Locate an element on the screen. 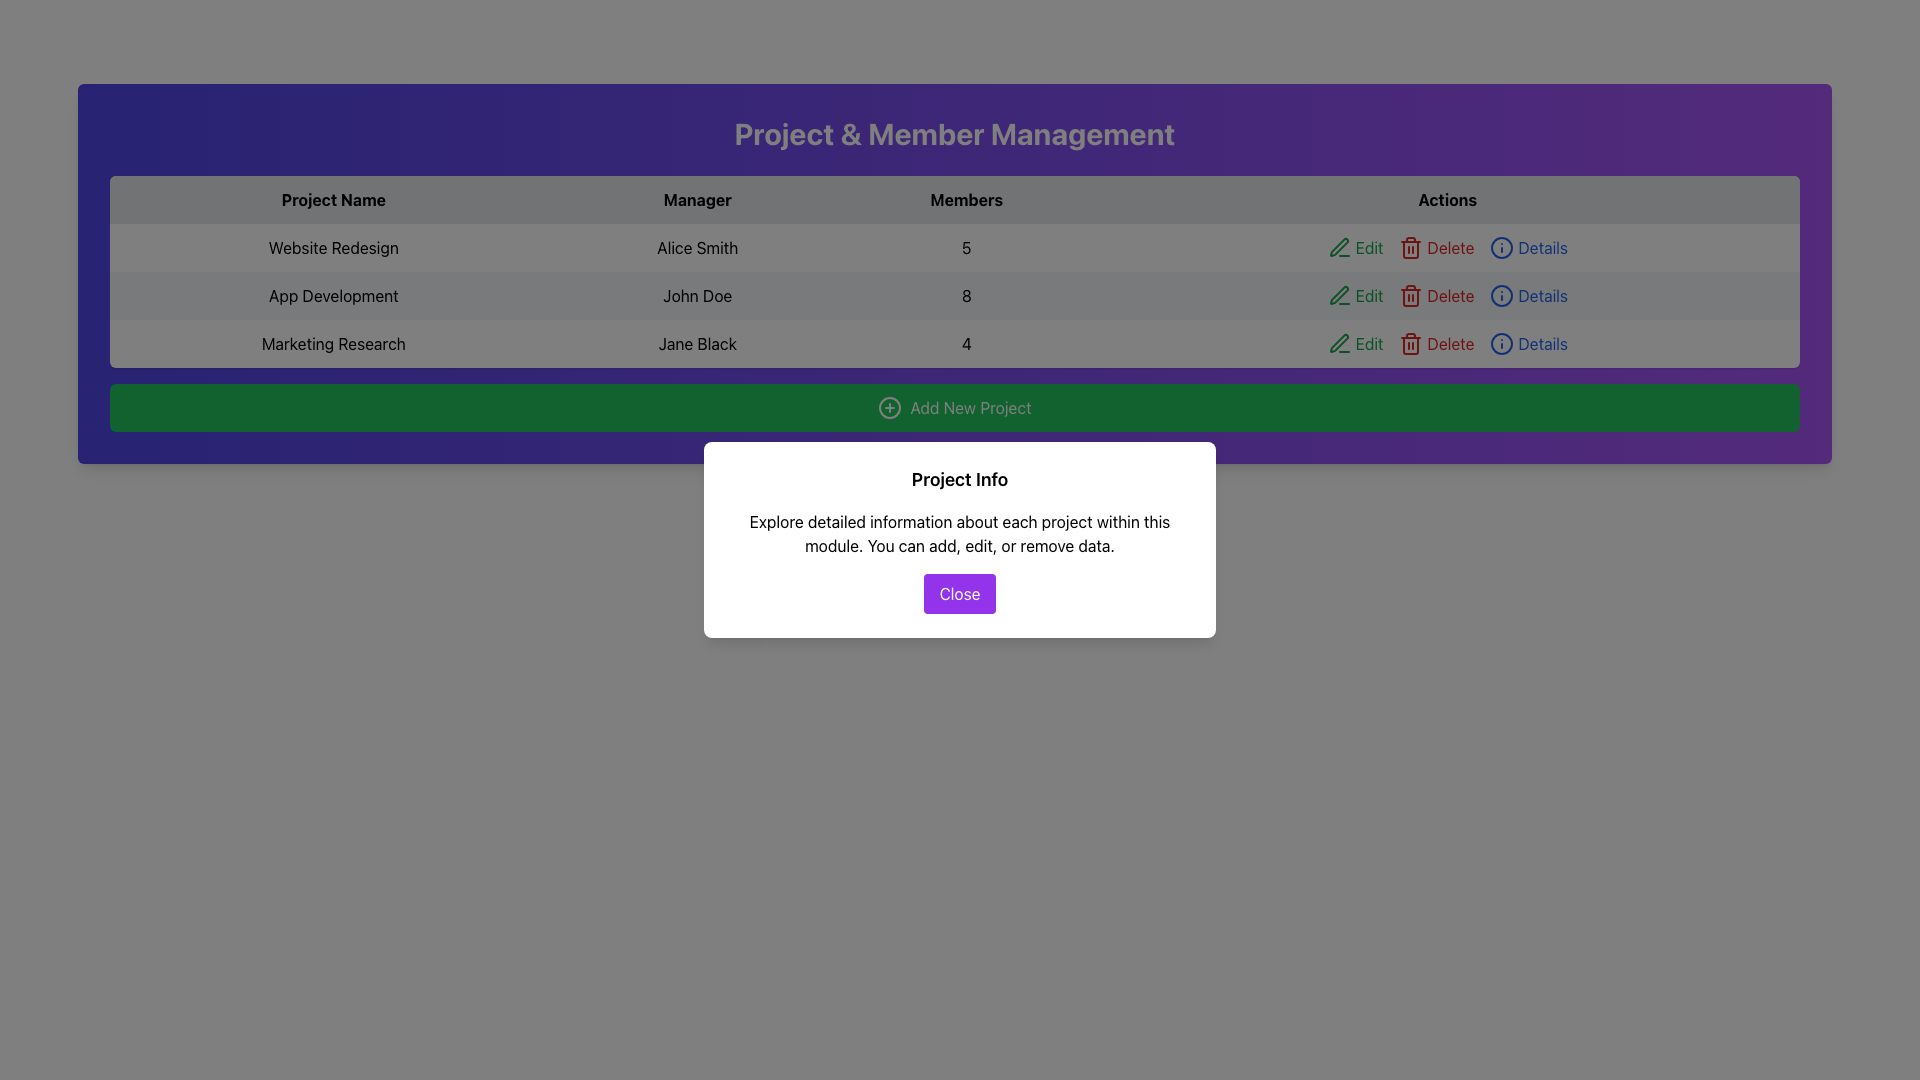 The width and height of the screenshot is (1920, 1080). the interactive text with an accompanying icon located in the 'Actions' column of the table, which is the third option to the right of the 'Delete' option is located at coordinates (1528, 342).